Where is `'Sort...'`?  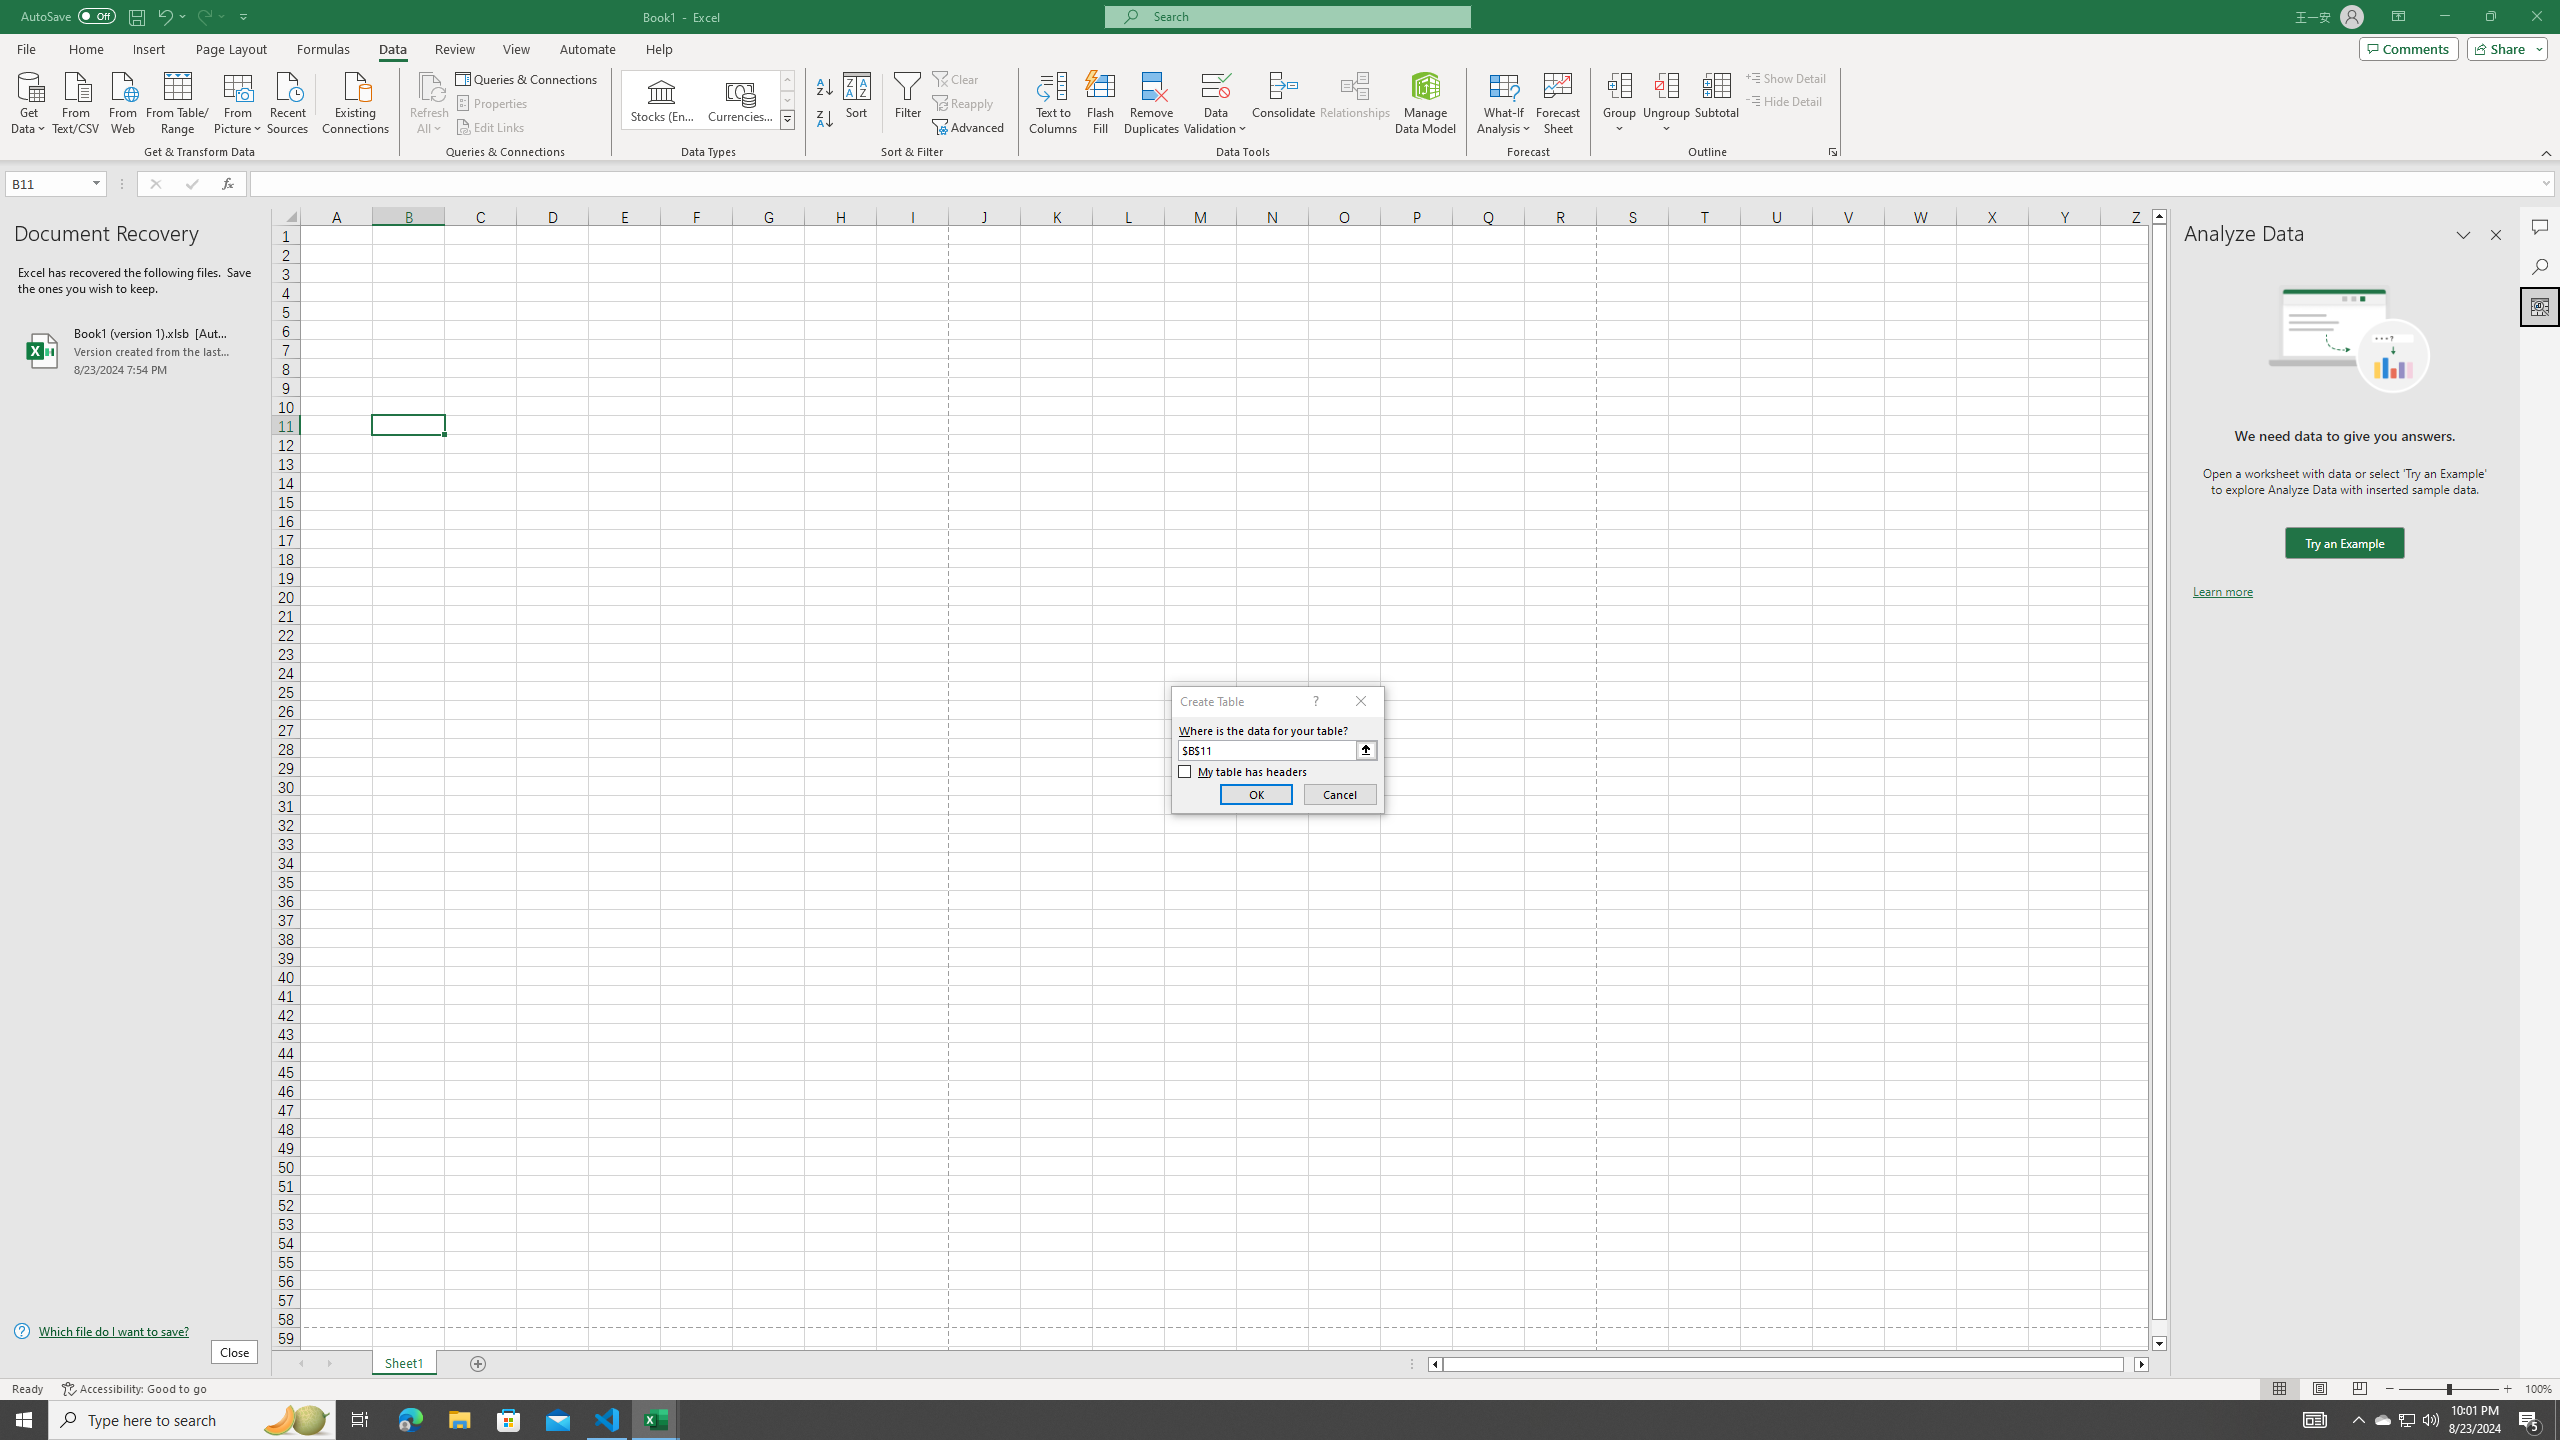
'Sort...' is located at coordinates (856, 103).